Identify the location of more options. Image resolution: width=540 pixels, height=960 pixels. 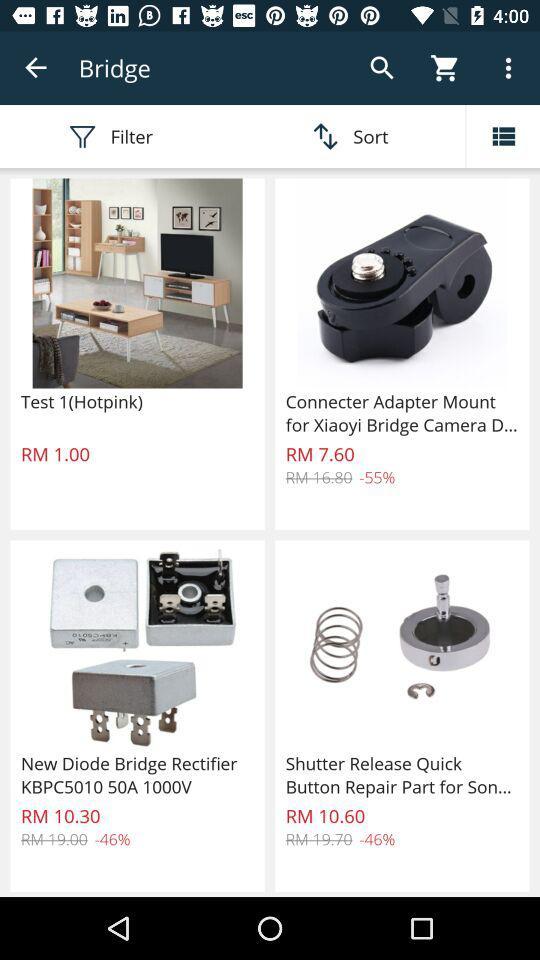
(502, 135).